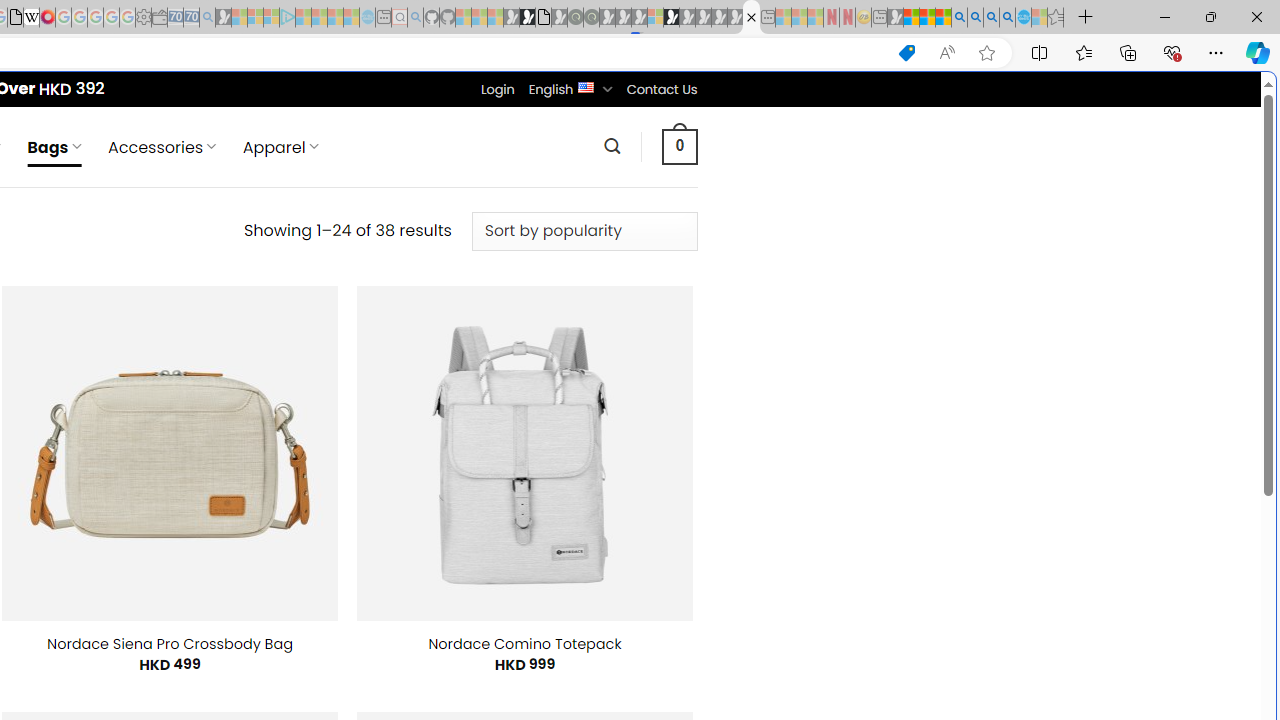 The image size is (1280, 720). Describe the element at coordinates (679, 145) in the screenshot. I see `' 0 '` at that location.